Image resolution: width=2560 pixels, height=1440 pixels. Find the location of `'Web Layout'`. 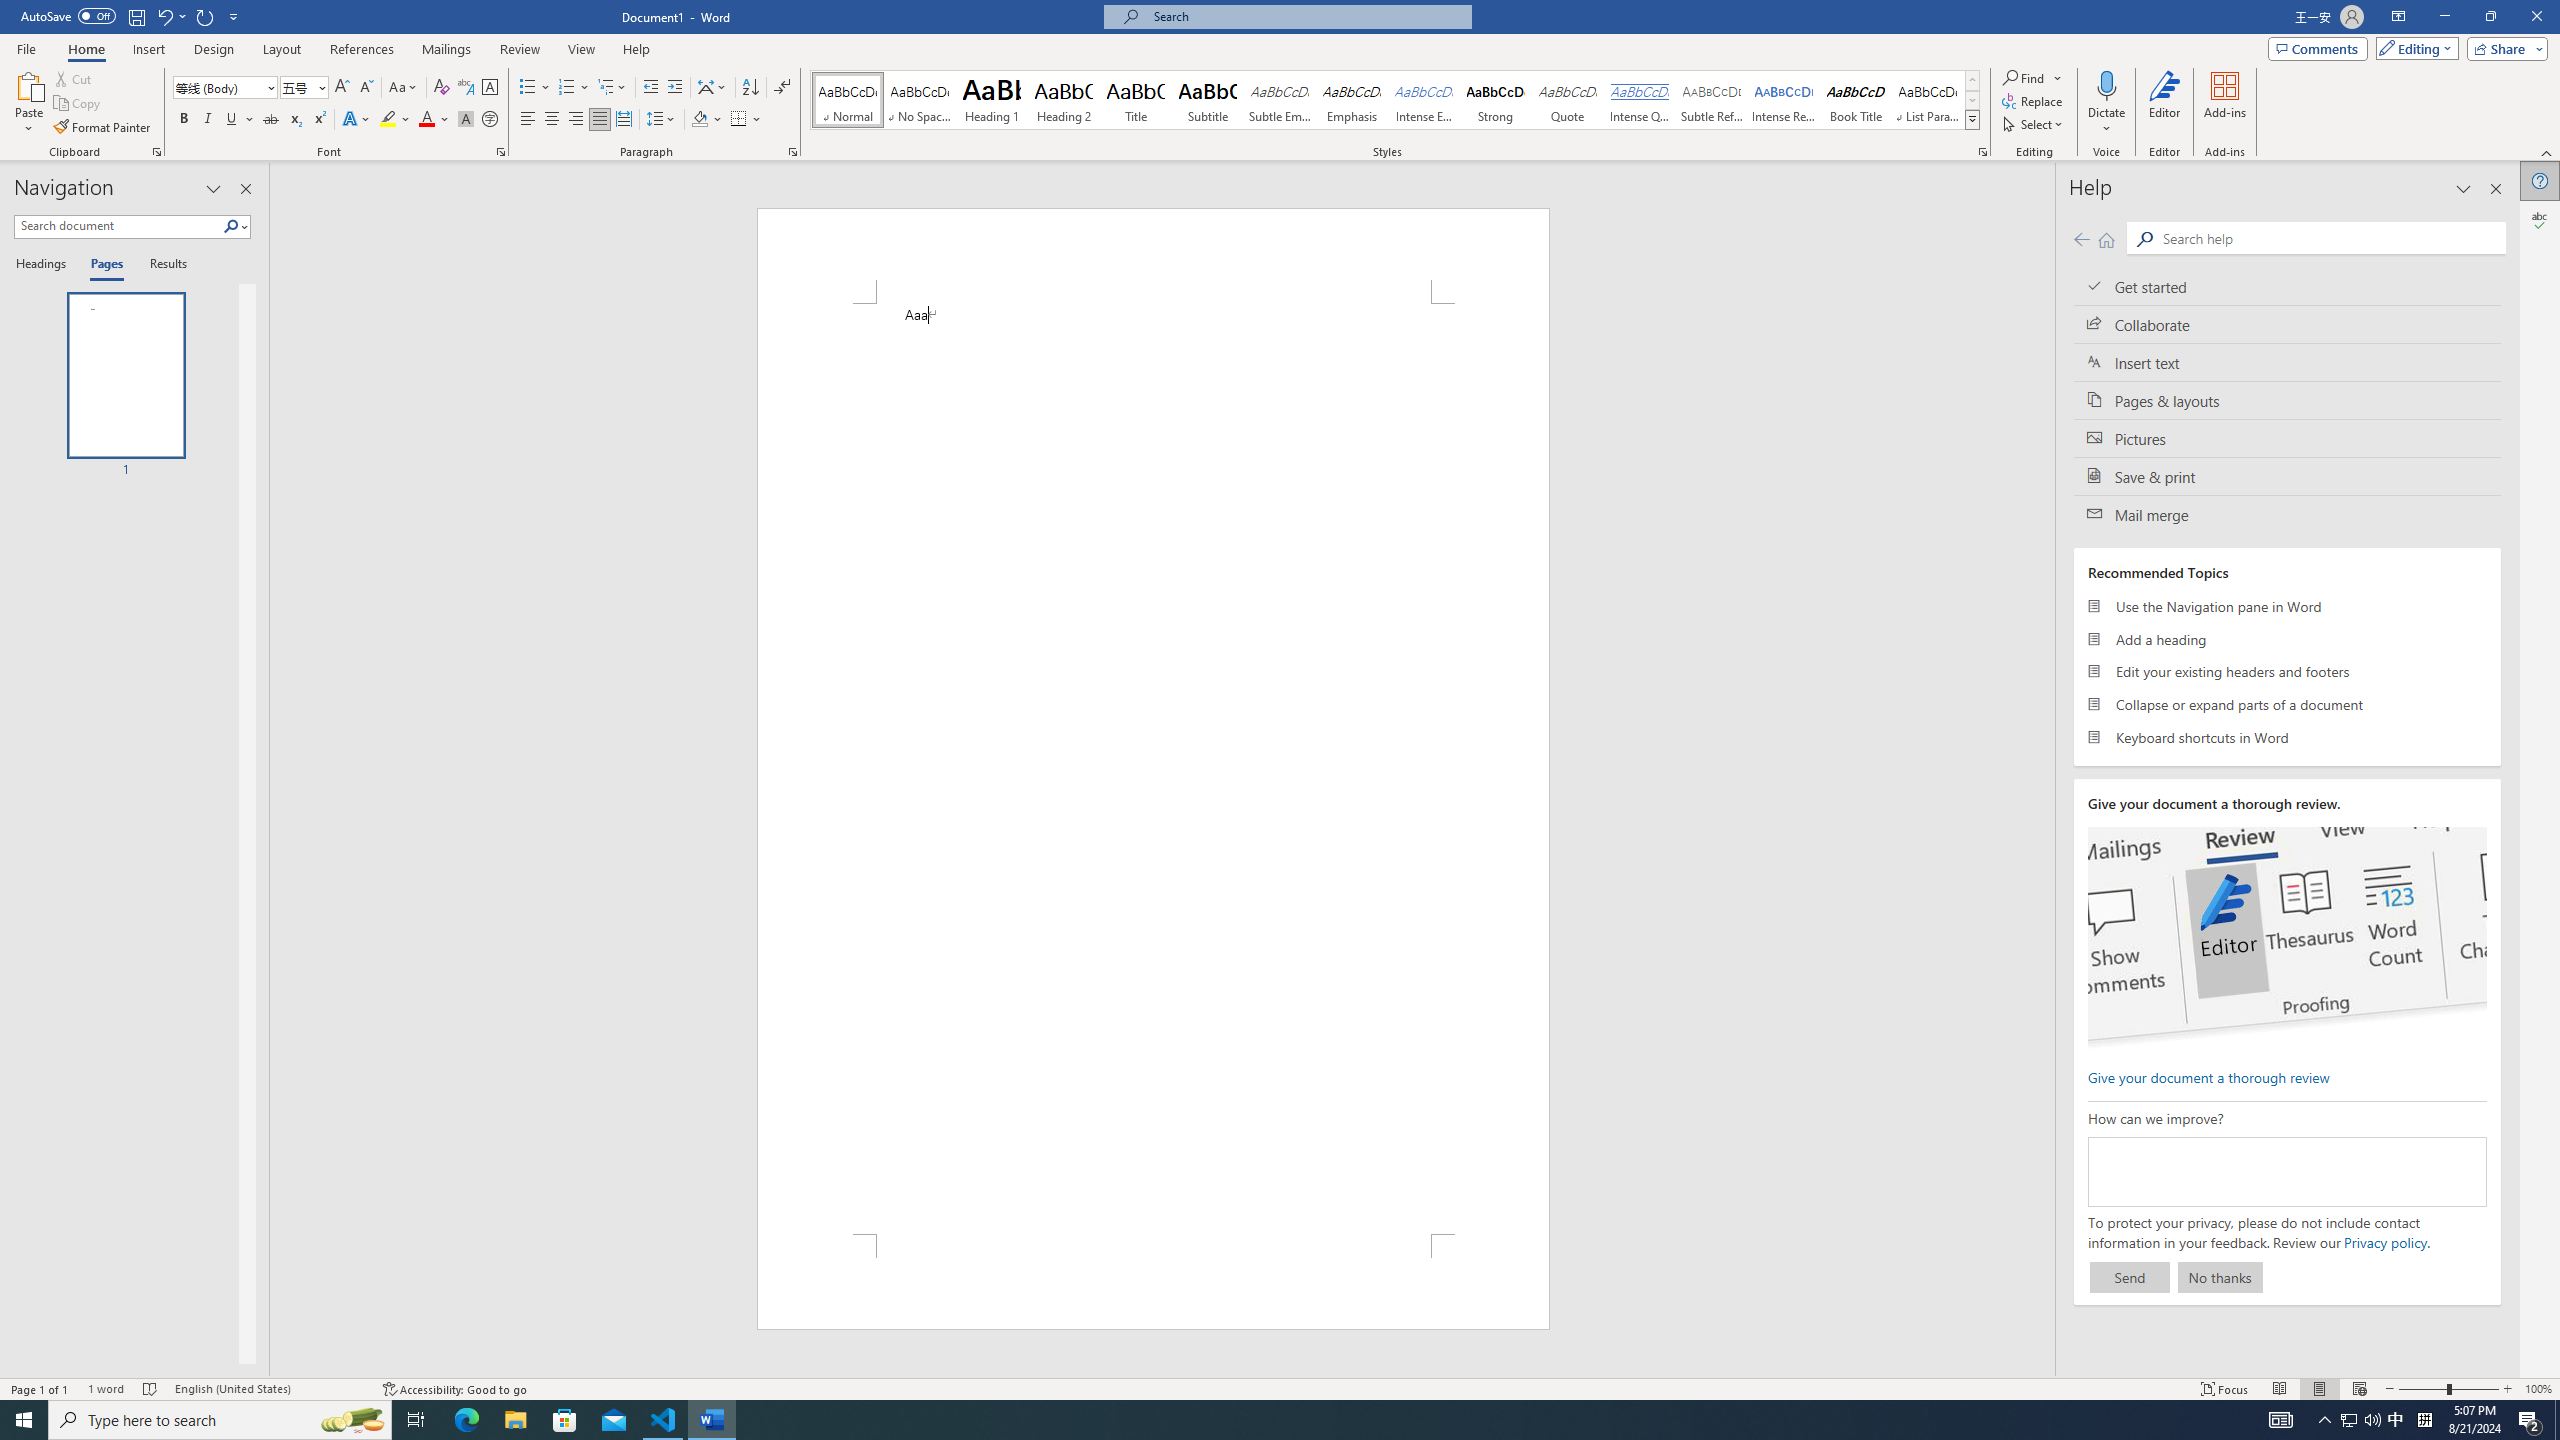

'Web Layout' is located at coordinates (2360, 1389).